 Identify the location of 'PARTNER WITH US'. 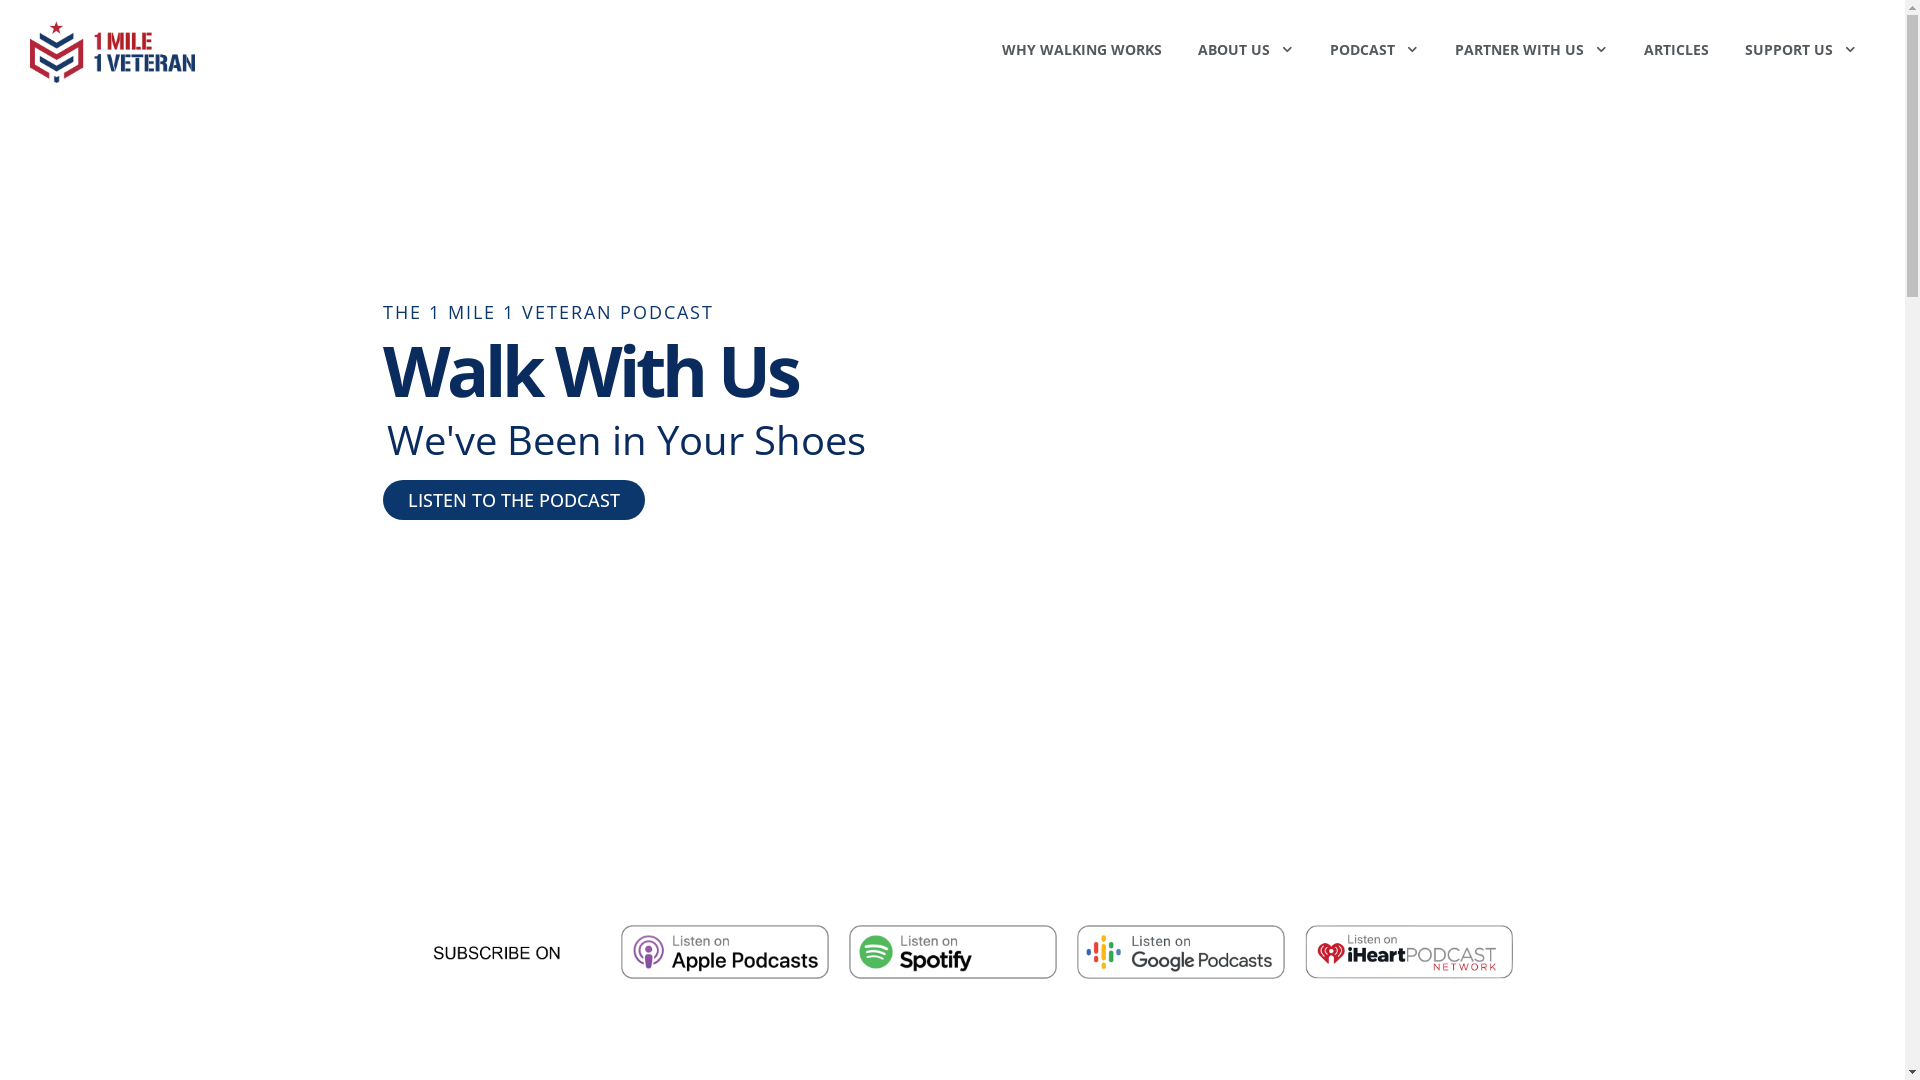
(1435, 49).